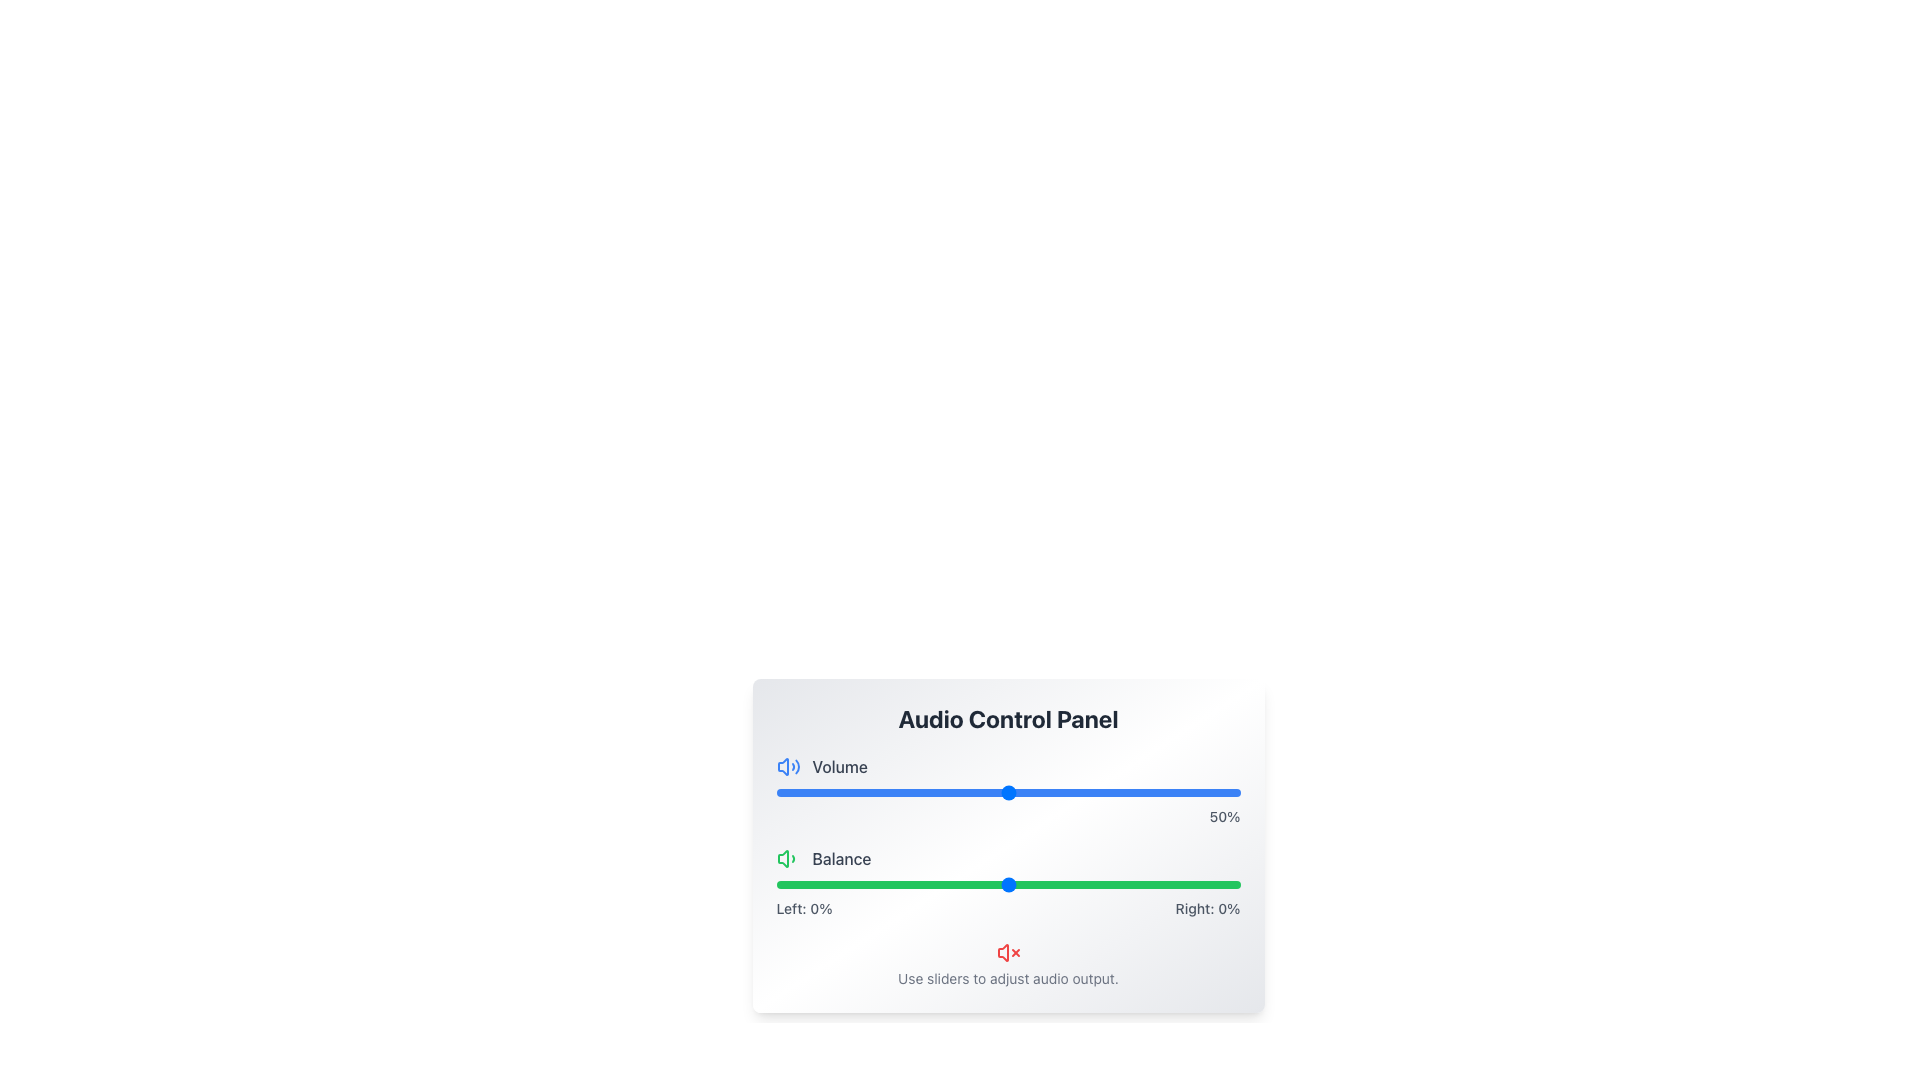  I want to click on the green speaker icon that is positioned to the left of the 'Balance' label, so click(787, 858).